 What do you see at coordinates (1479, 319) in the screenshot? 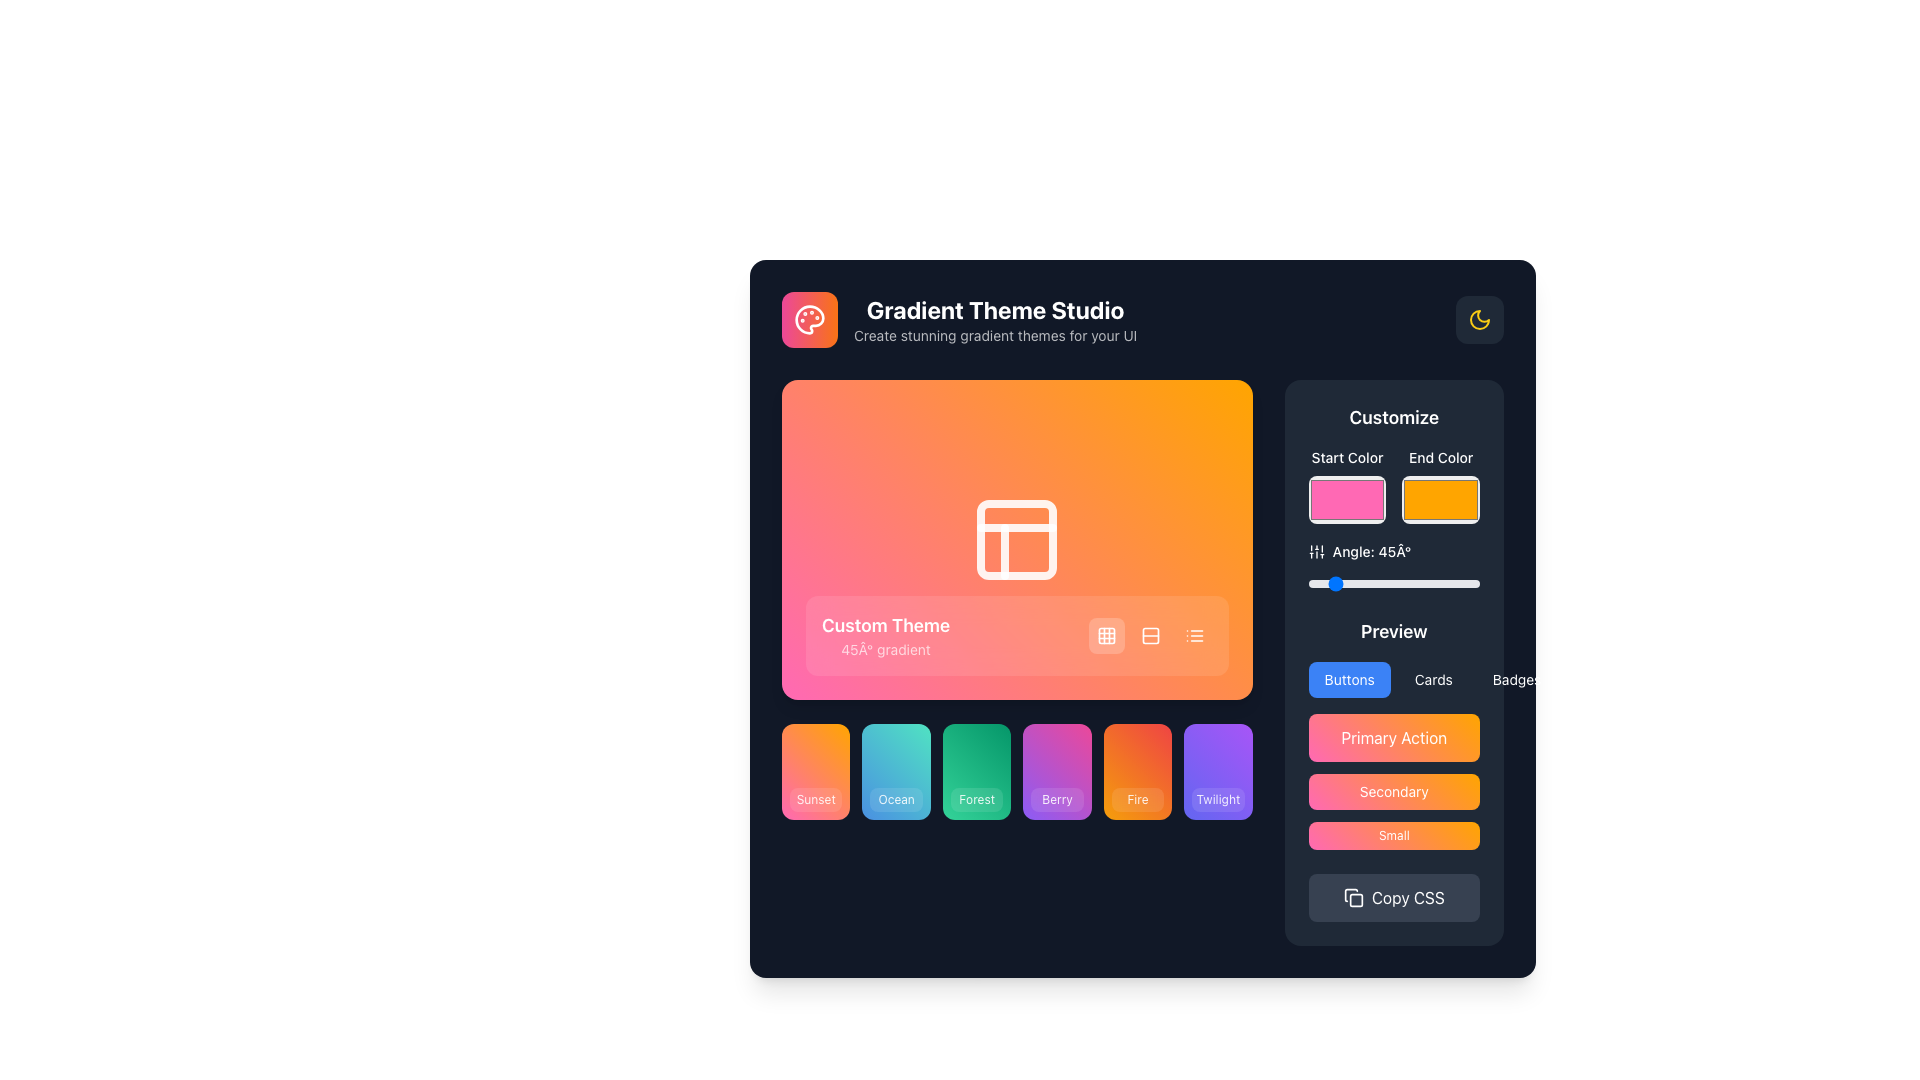
I see `the button that toggles between light and dark mode, indicated by a crescent moon icon, located at the far upper-right corner of the 'Gradient Theme Studio' section` at bounding box center [1479, 319].